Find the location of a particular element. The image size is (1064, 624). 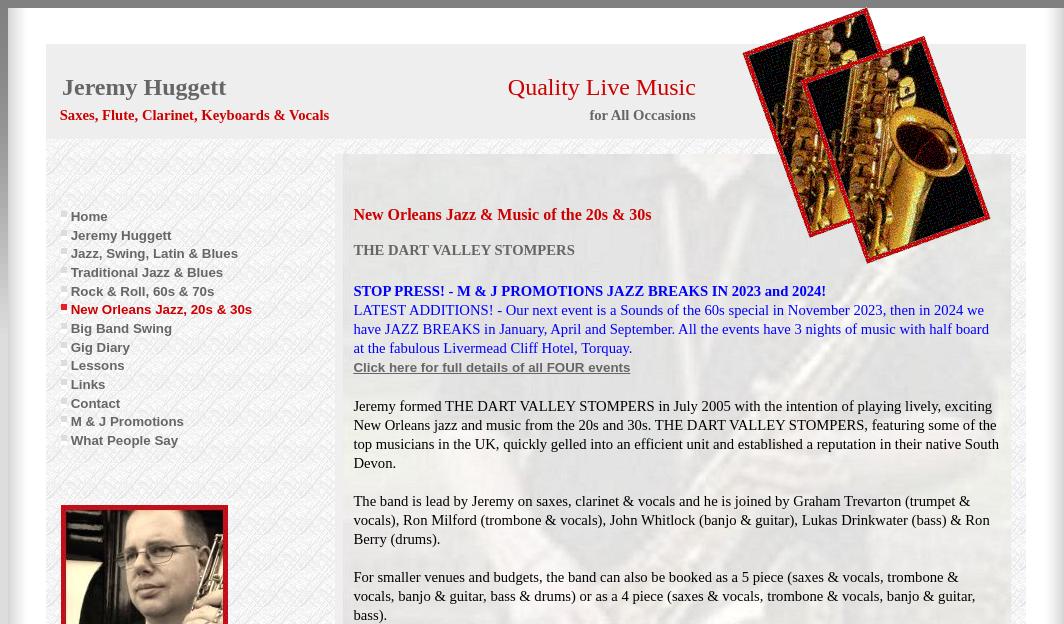

'M & J Promotions' is located at coordinates (125, 420).